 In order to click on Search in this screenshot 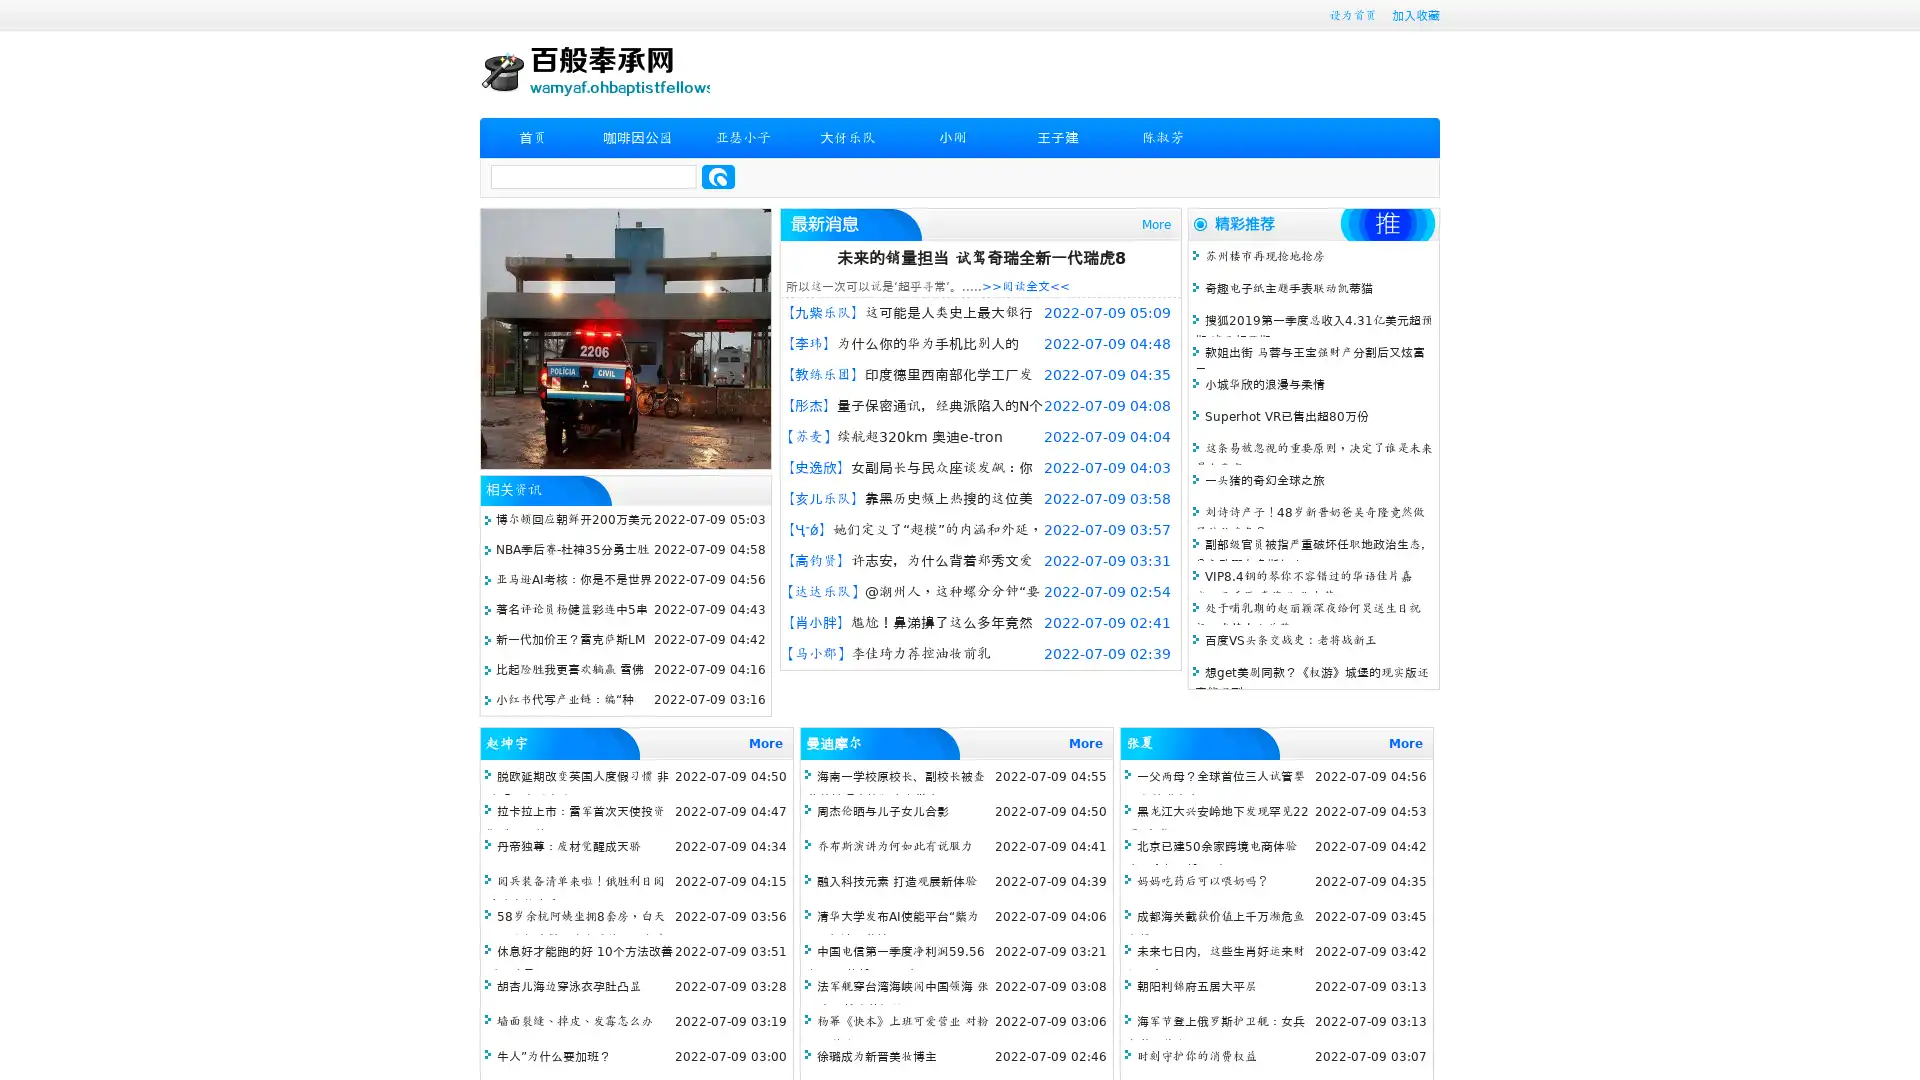, I will do `click(718, 176)`.